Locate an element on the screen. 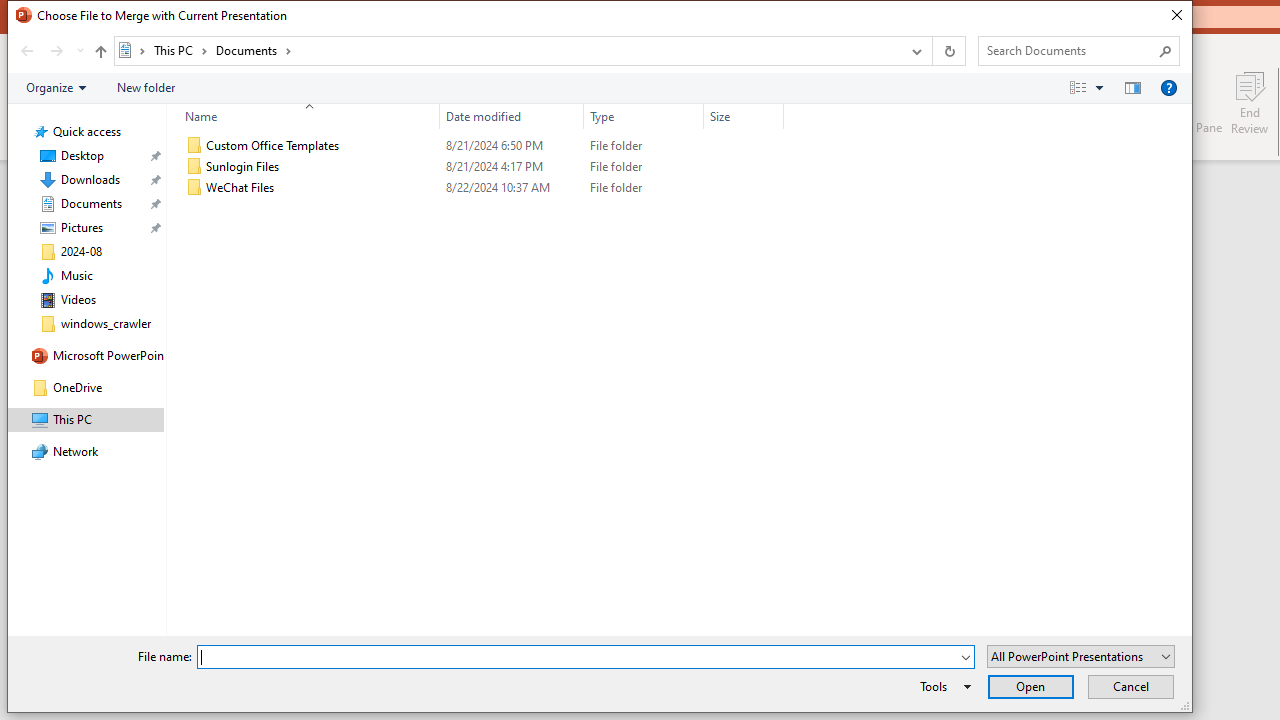 The width and height of the screenshot is (1280, 720). 'Refresh "Documents" (F5)' is located at coordinates (947, 50).